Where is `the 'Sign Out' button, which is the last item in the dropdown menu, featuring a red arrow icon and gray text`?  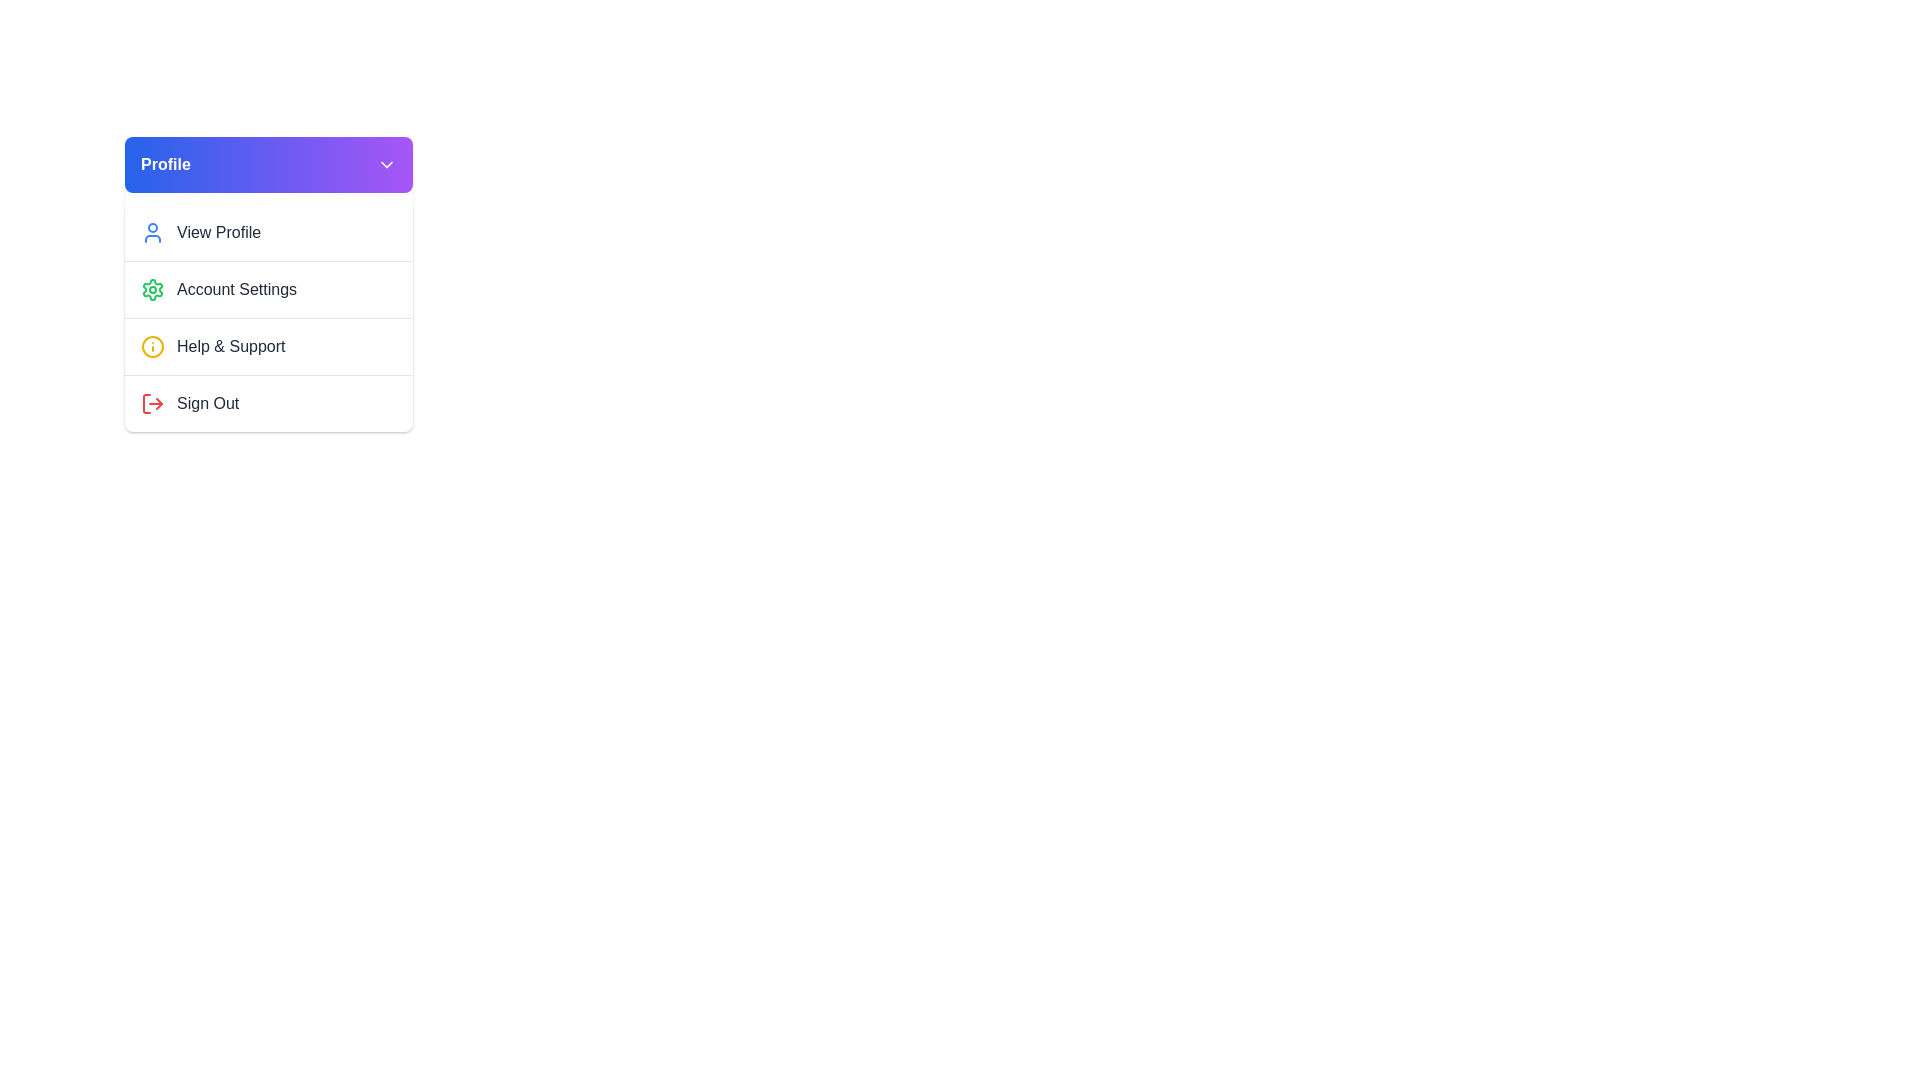 the 'Sign Out' button, which is the last item in the dropdown menu, featuring a red arrow icon and gray text is located at coordinates (267, 402).